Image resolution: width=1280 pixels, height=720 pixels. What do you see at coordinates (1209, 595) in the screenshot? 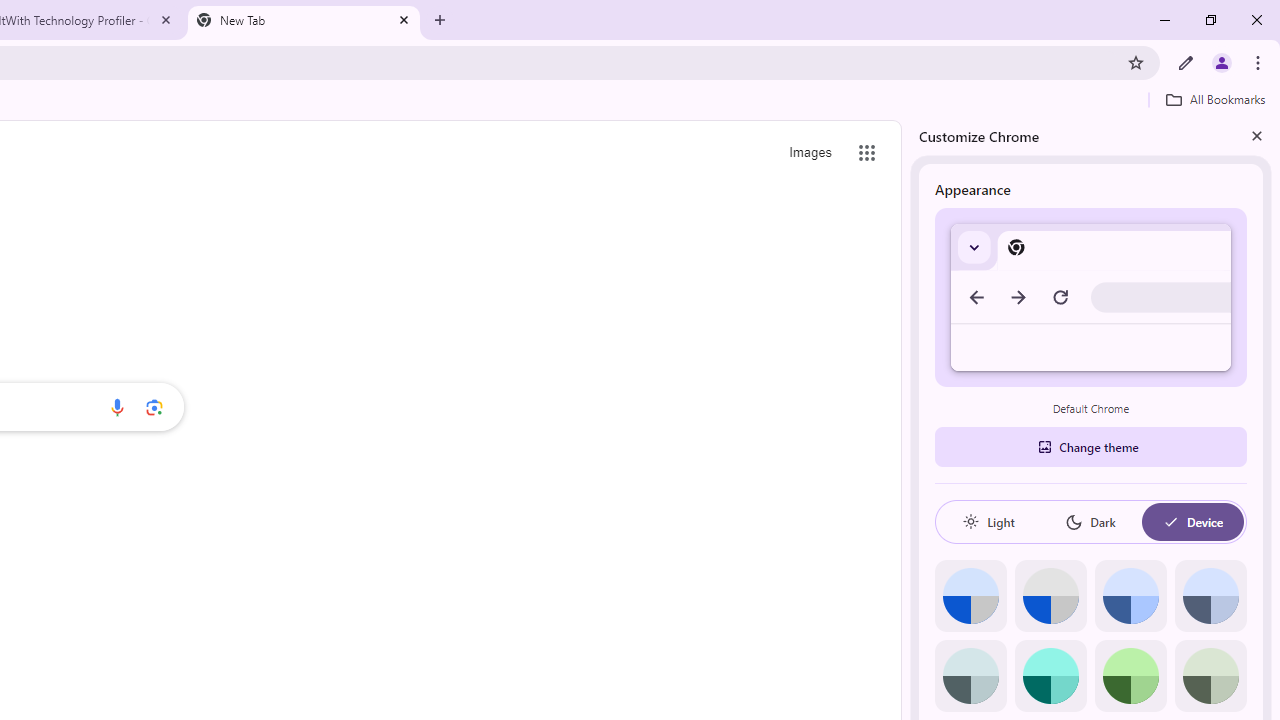
I see `'Cool grey'` at bounding box center [1209, 595].